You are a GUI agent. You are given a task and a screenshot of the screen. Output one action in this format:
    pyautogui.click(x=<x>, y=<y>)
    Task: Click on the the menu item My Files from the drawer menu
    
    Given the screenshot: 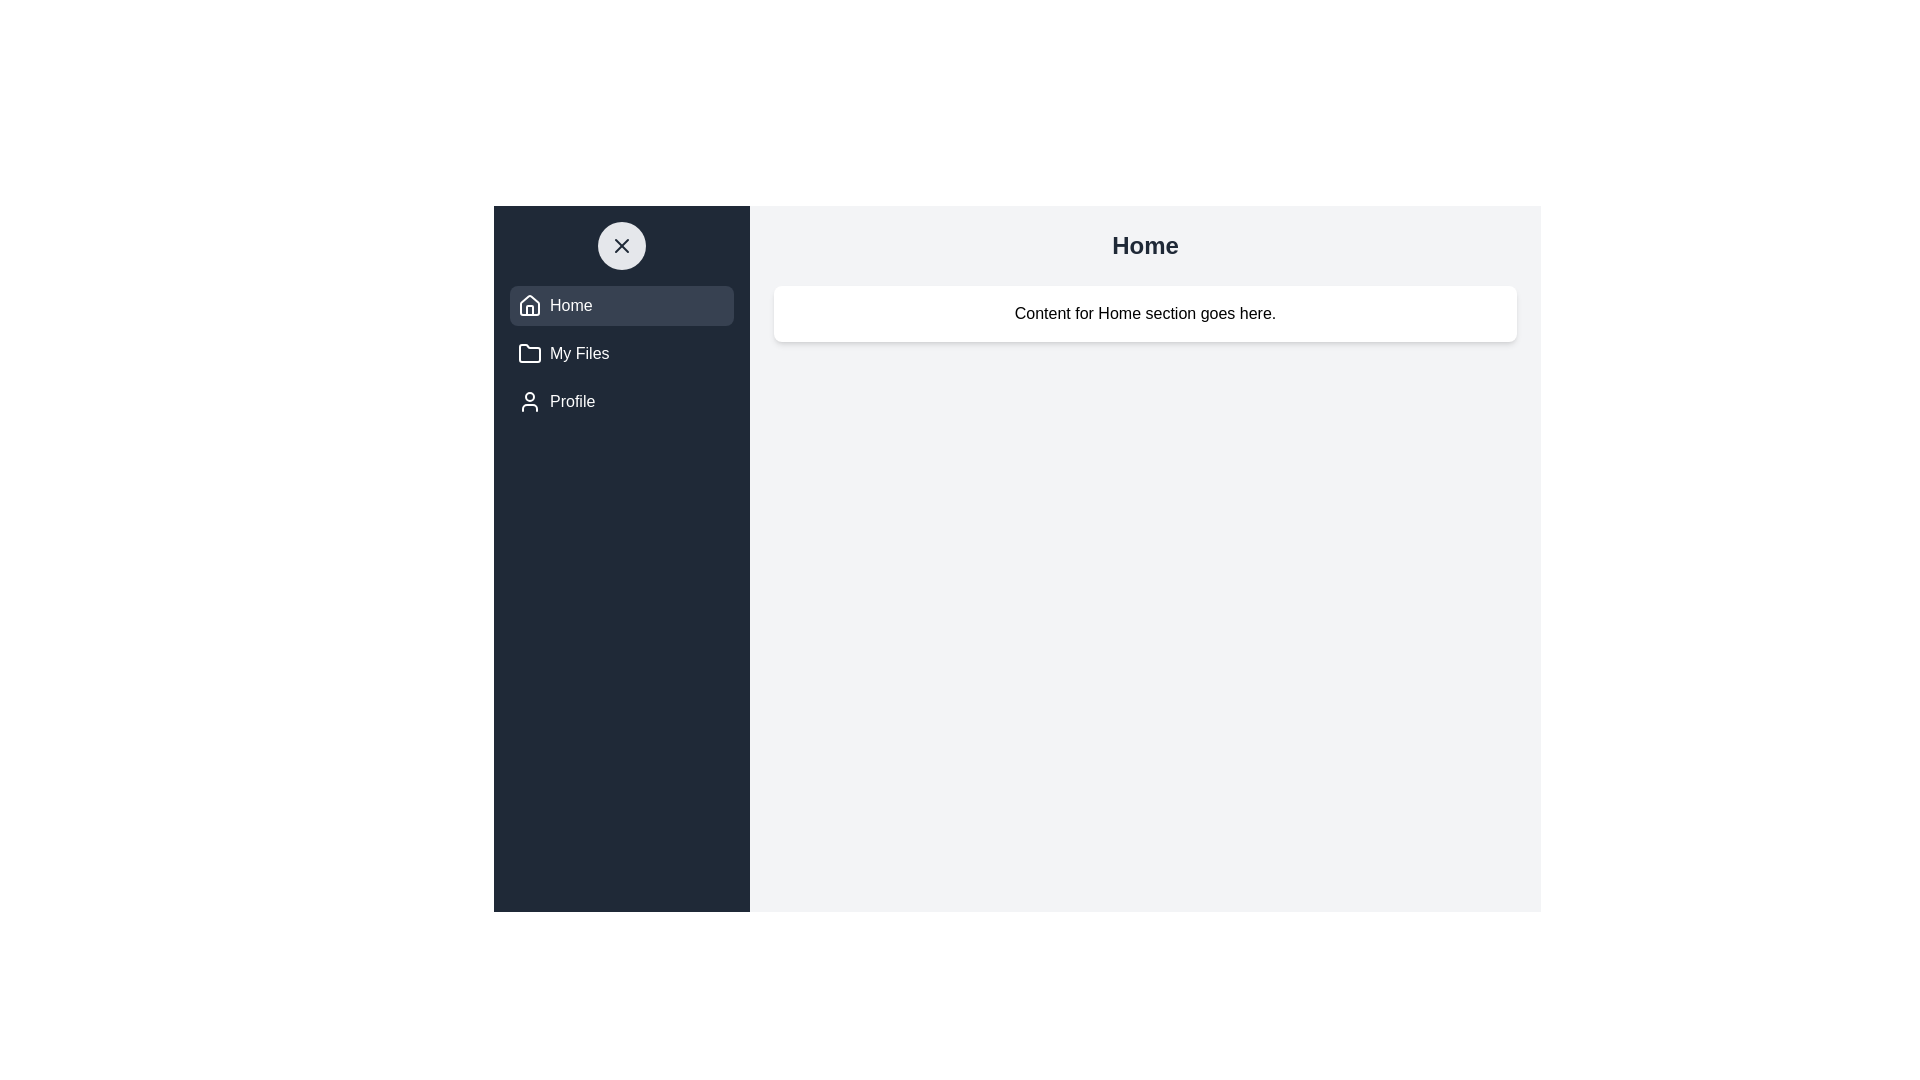 What is the action you would take?
    pyautogui.click(x=621, y=353)
    